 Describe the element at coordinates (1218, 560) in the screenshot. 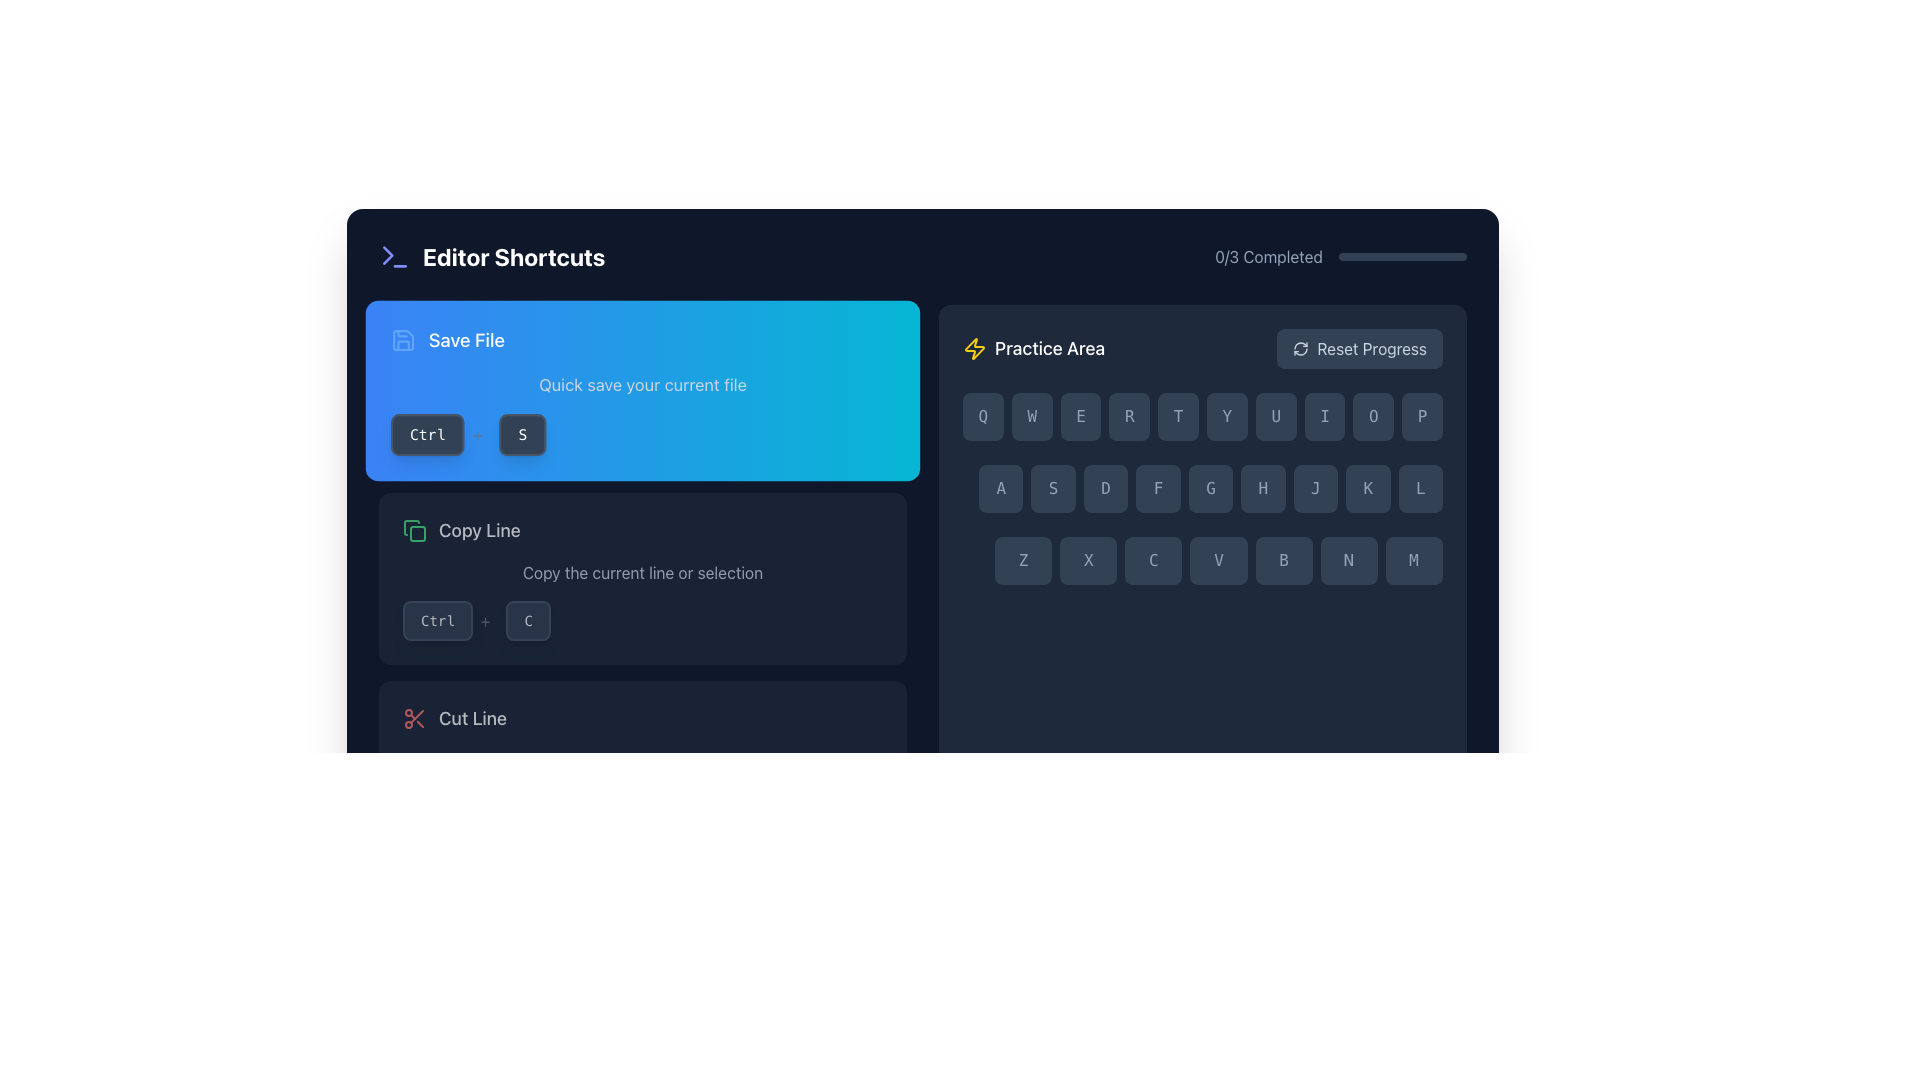

I see `the fourth button in the bottom row of the keyboard layout in the 'Practice Area' section to simulate pressing the 'V' key` at that location.